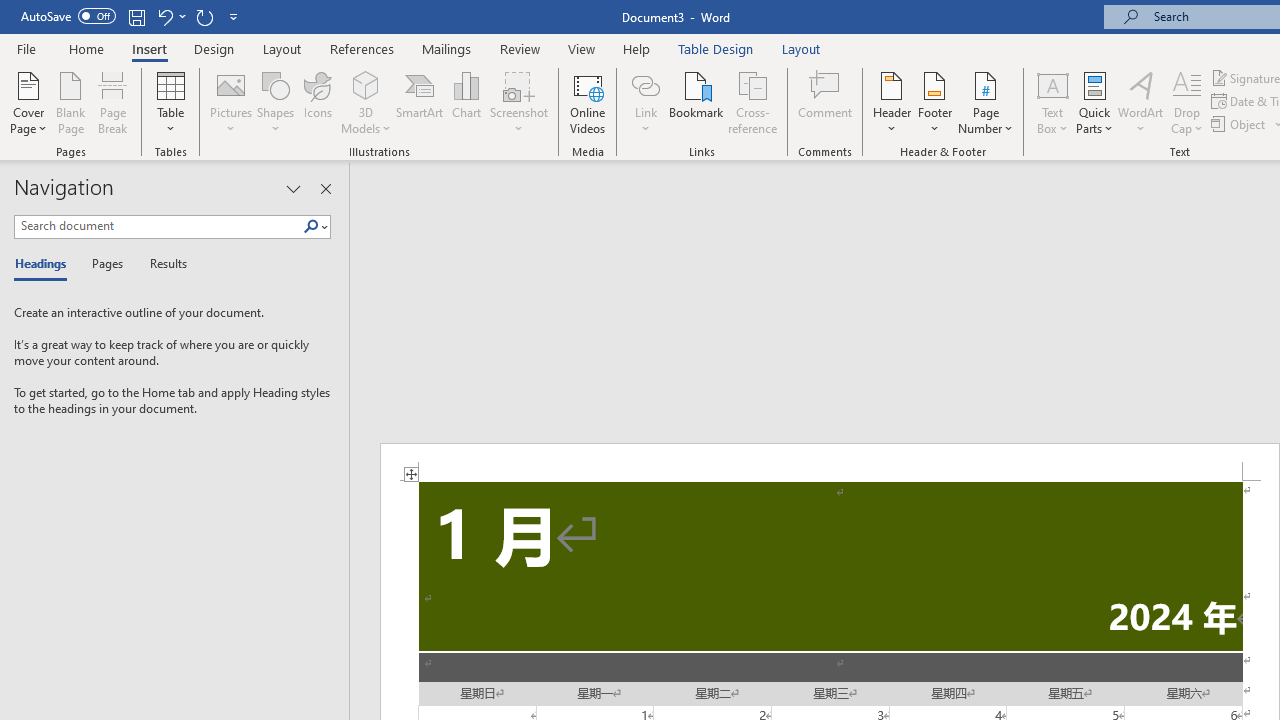  What do you see at coordinates (366, 103) in the screenshot?
I see `'3D Models'` at bounding box center [366, 103].